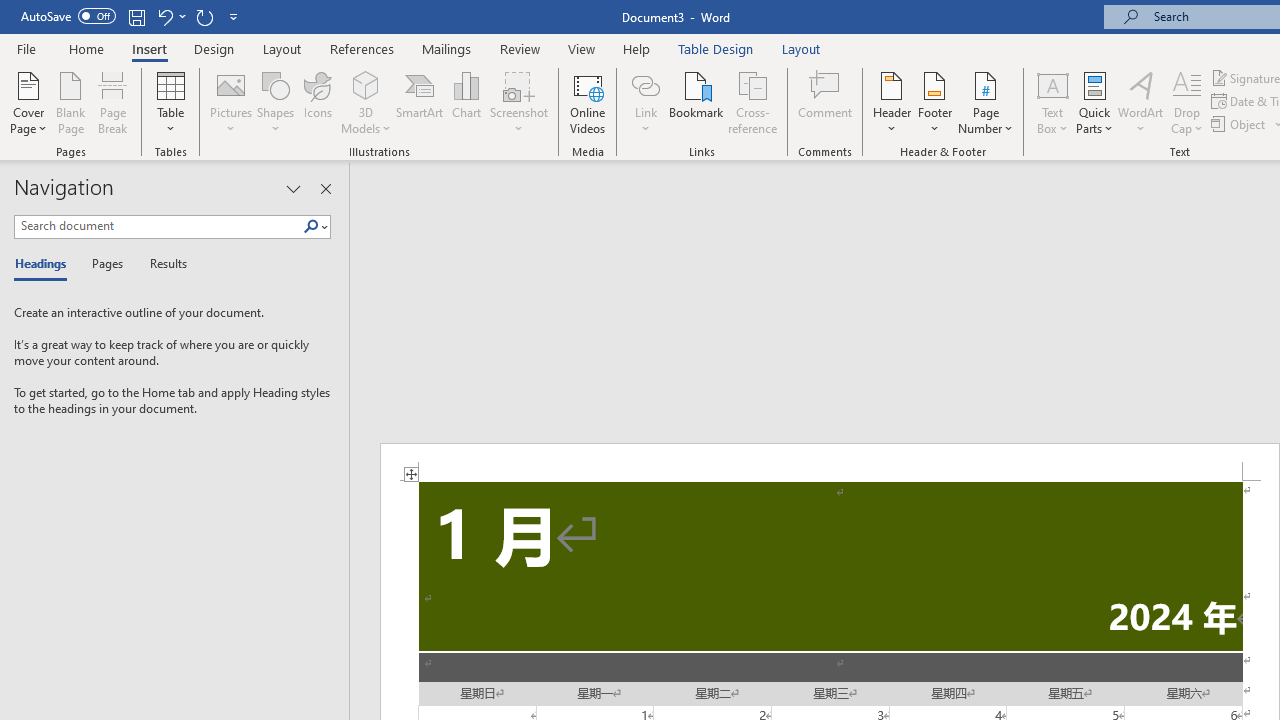  What do you see at coordinates (366, 103) in the screenshot?
I see `'3D Models'` at bounding box center [366, 103].